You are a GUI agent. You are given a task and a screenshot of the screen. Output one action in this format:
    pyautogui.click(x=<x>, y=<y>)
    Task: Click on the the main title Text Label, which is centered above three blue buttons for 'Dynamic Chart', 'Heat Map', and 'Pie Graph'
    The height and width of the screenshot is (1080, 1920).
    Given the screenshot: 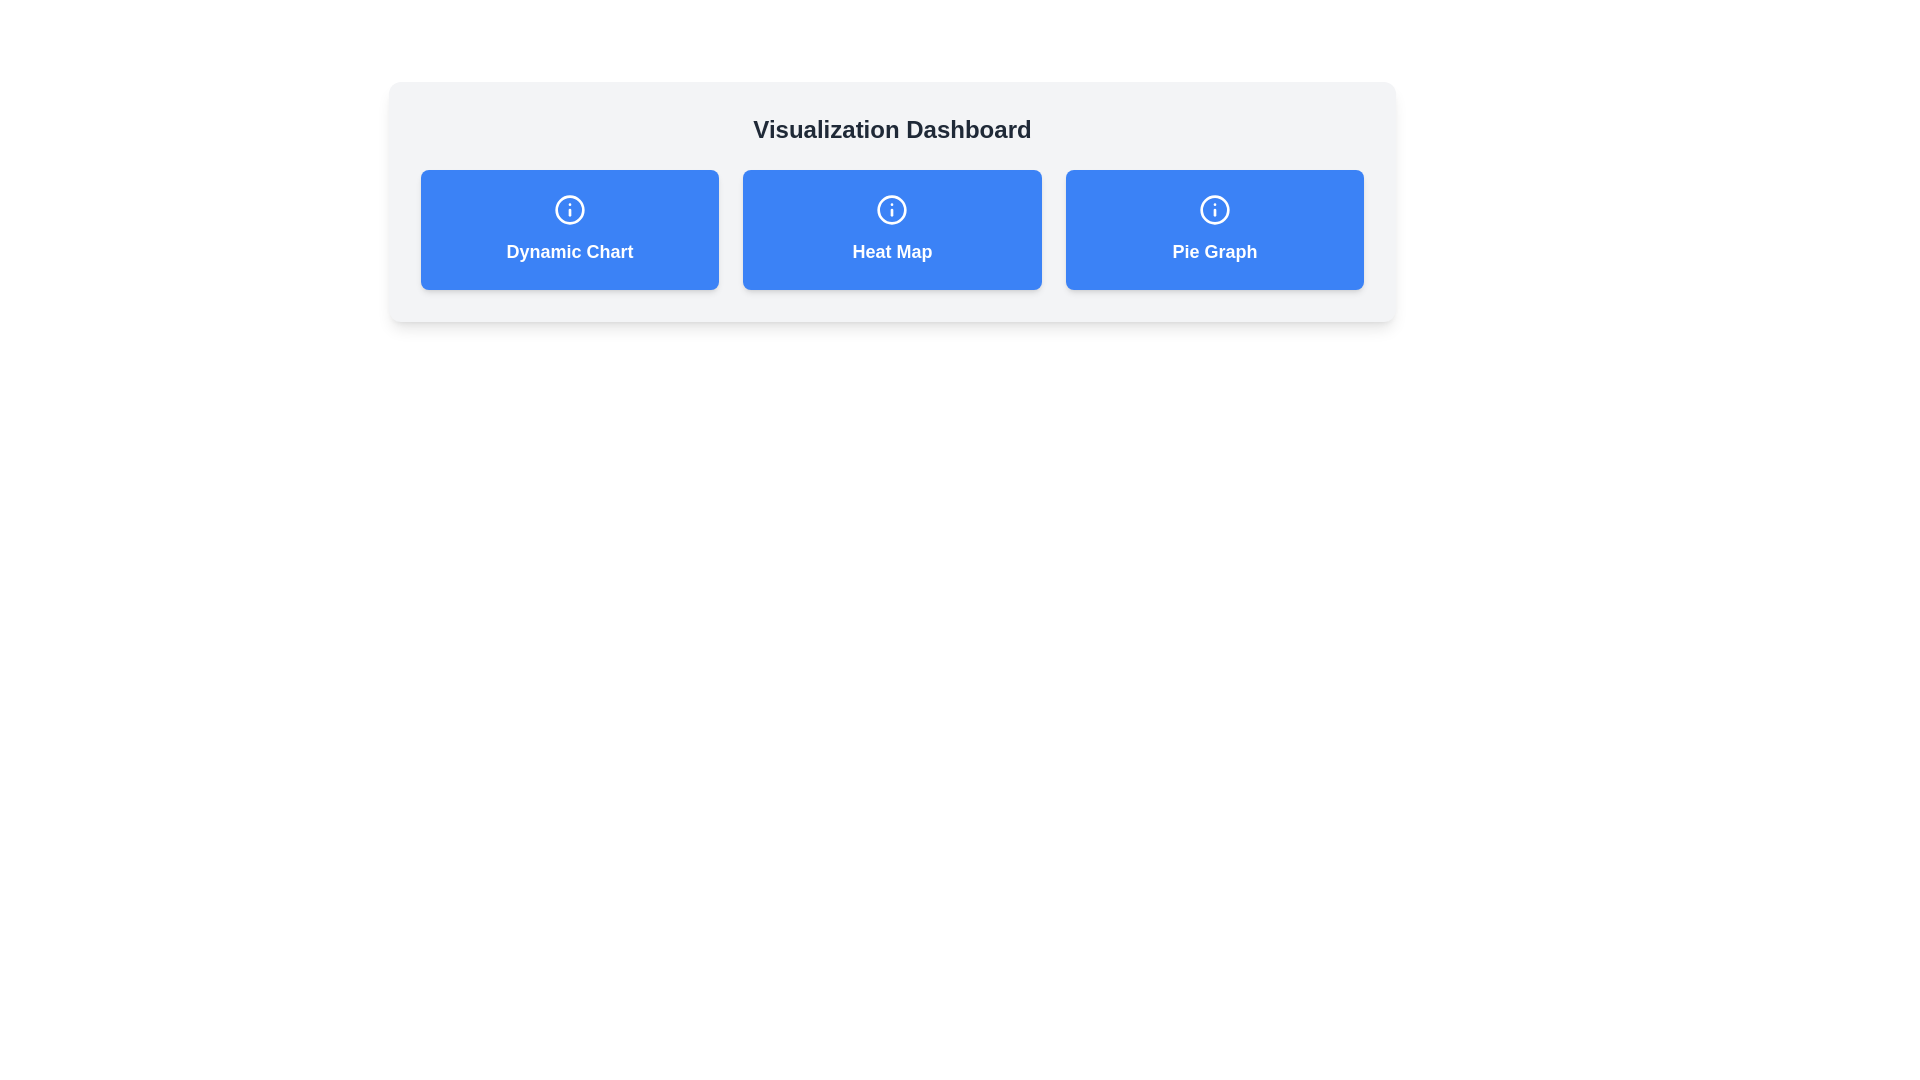 What is the action you would take?
    pyautogui.click(x=891, y=130)
    